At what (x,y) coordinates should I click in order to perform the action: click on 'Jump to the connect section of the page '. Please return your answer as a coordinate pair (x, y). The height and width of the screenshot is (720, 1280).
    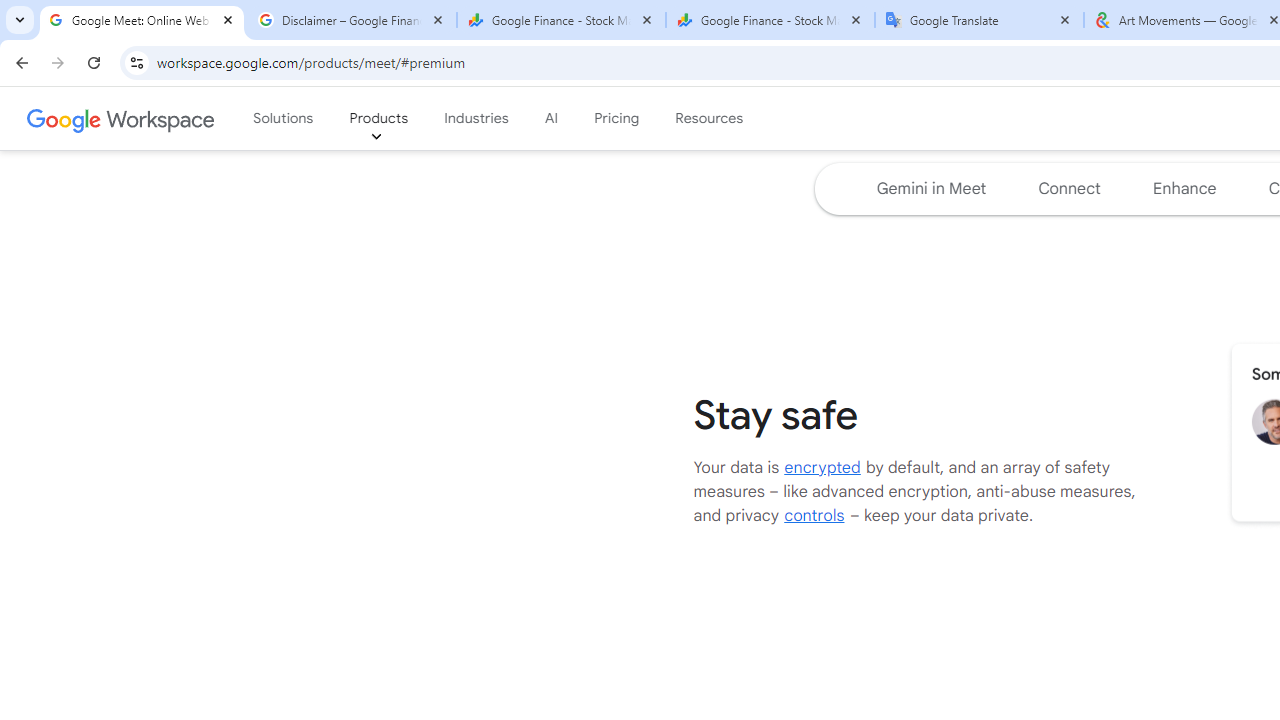
    Looking at the image, I should click on (1068, 189).